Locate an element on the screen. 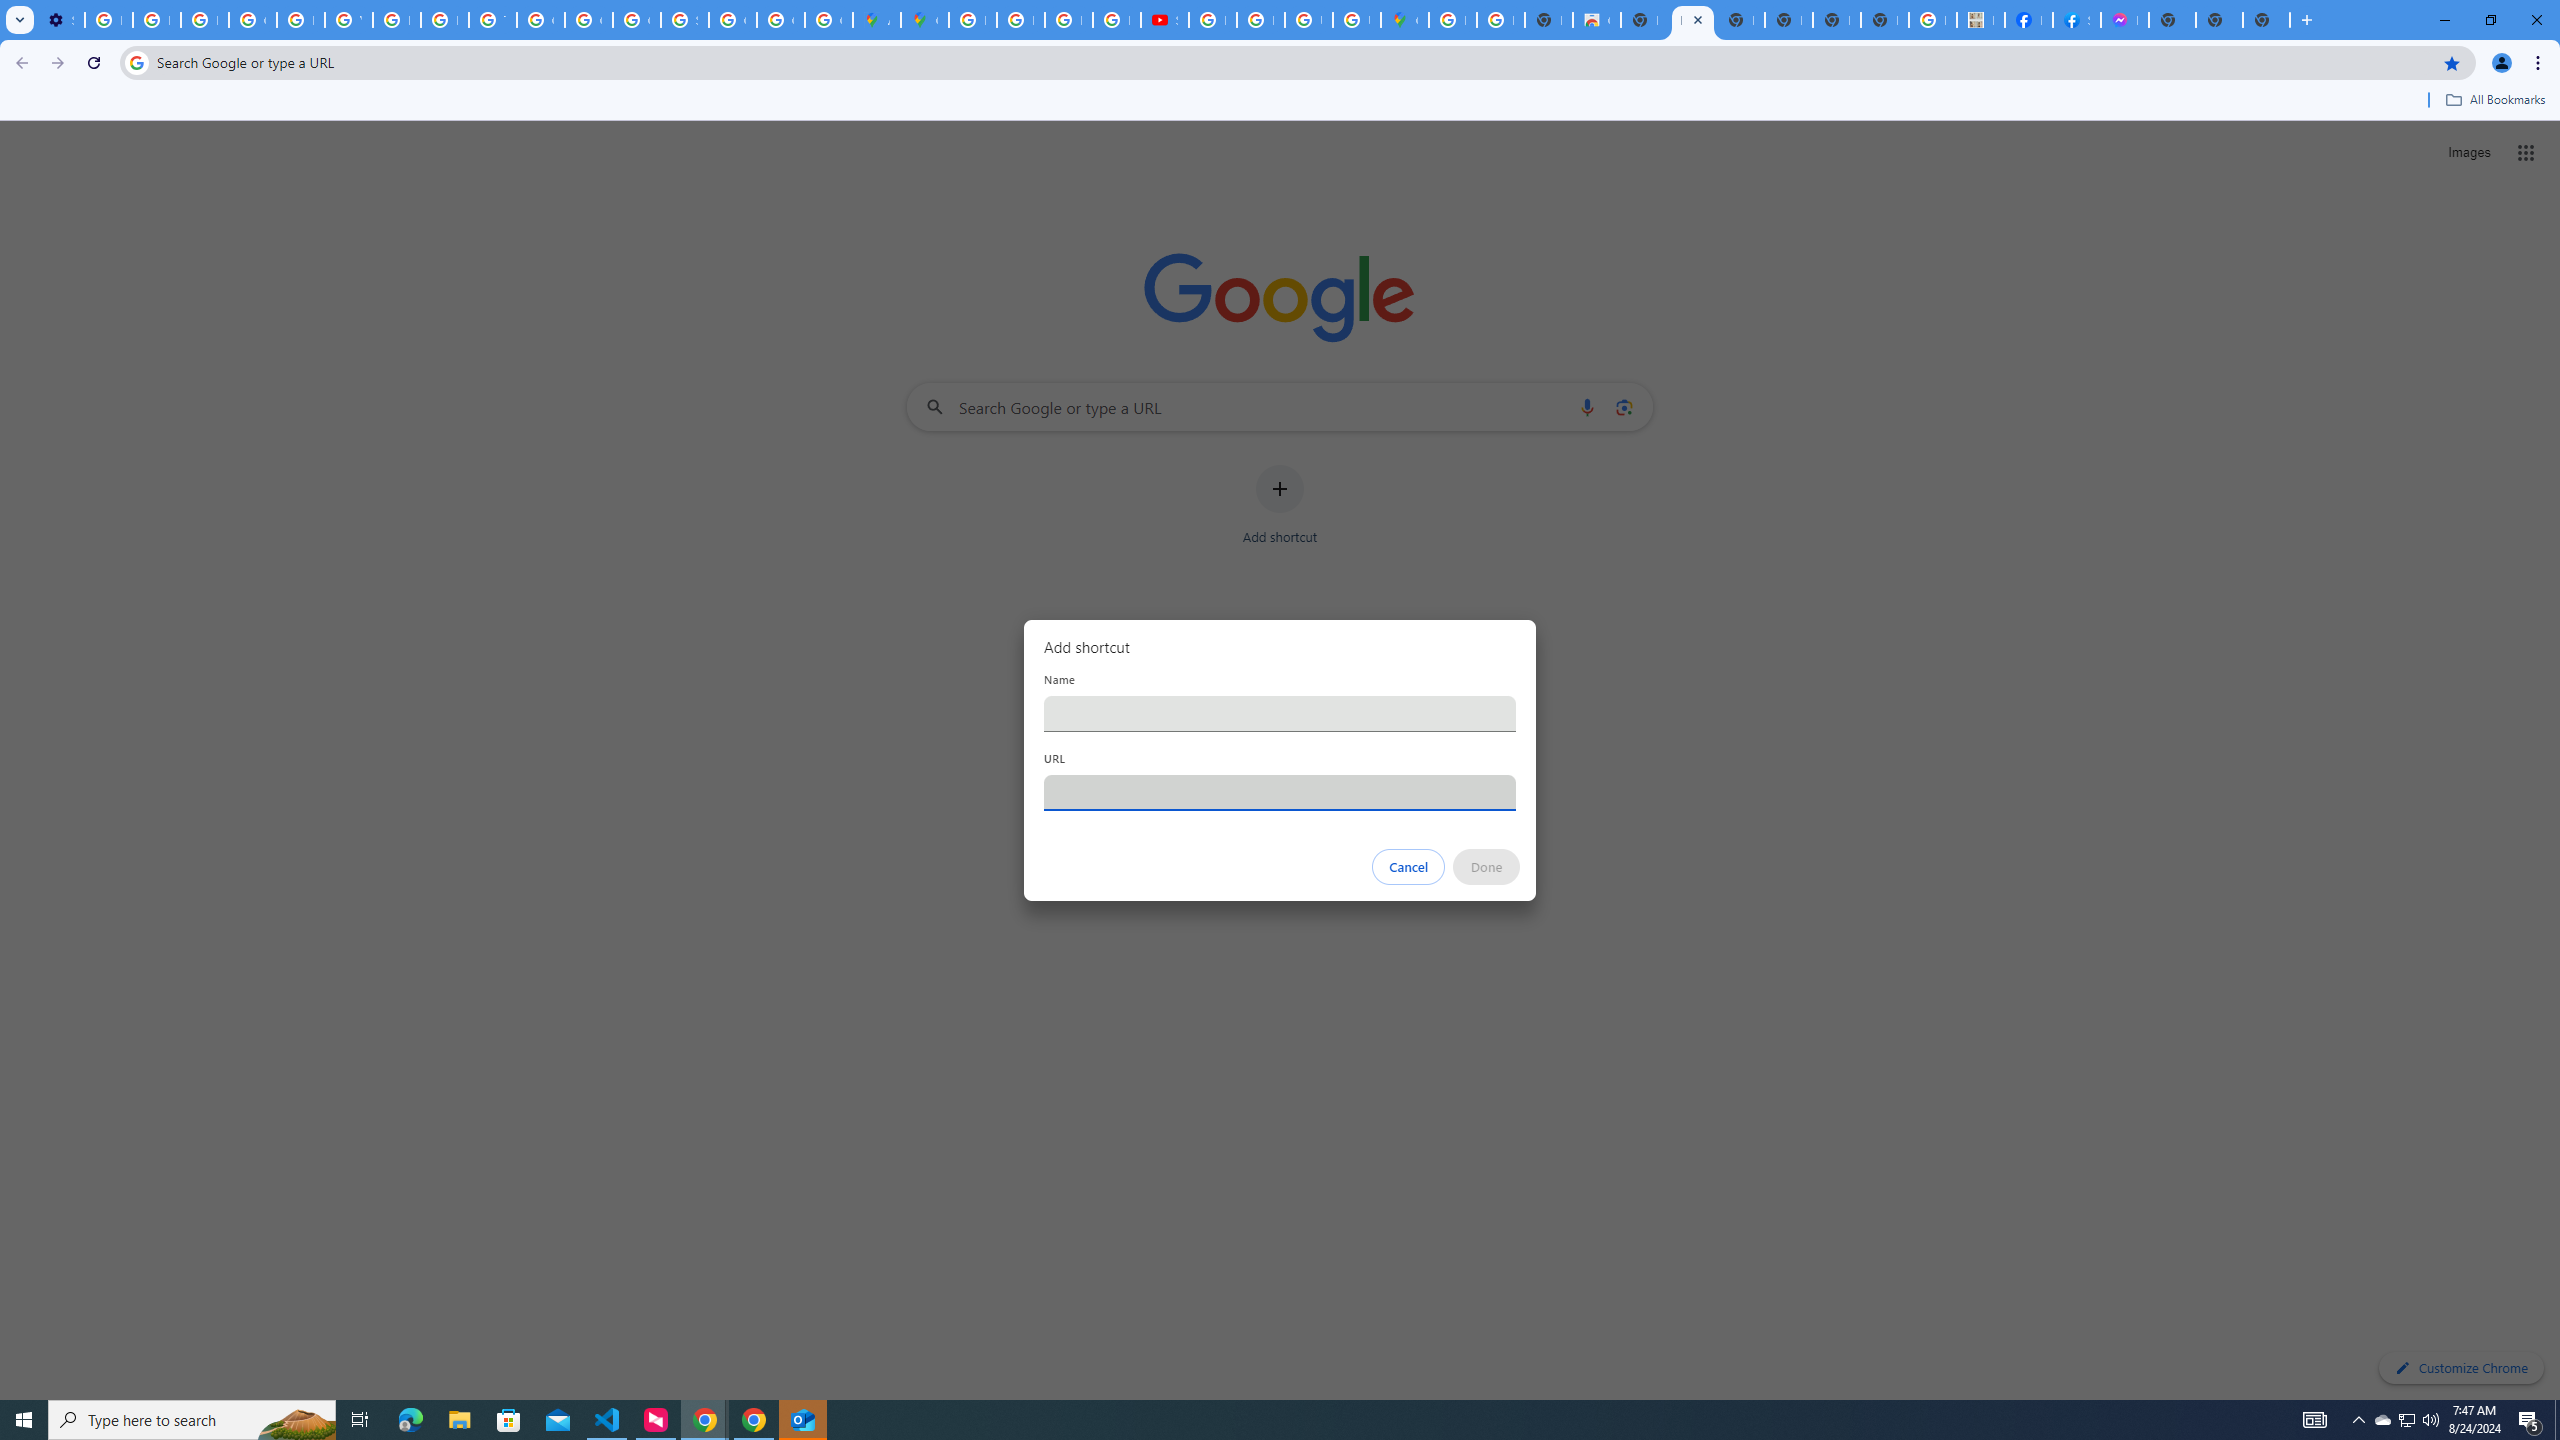 The image size is (2560, 1440). 'Settings - Customize profile' is located at coordinates (61, 19).